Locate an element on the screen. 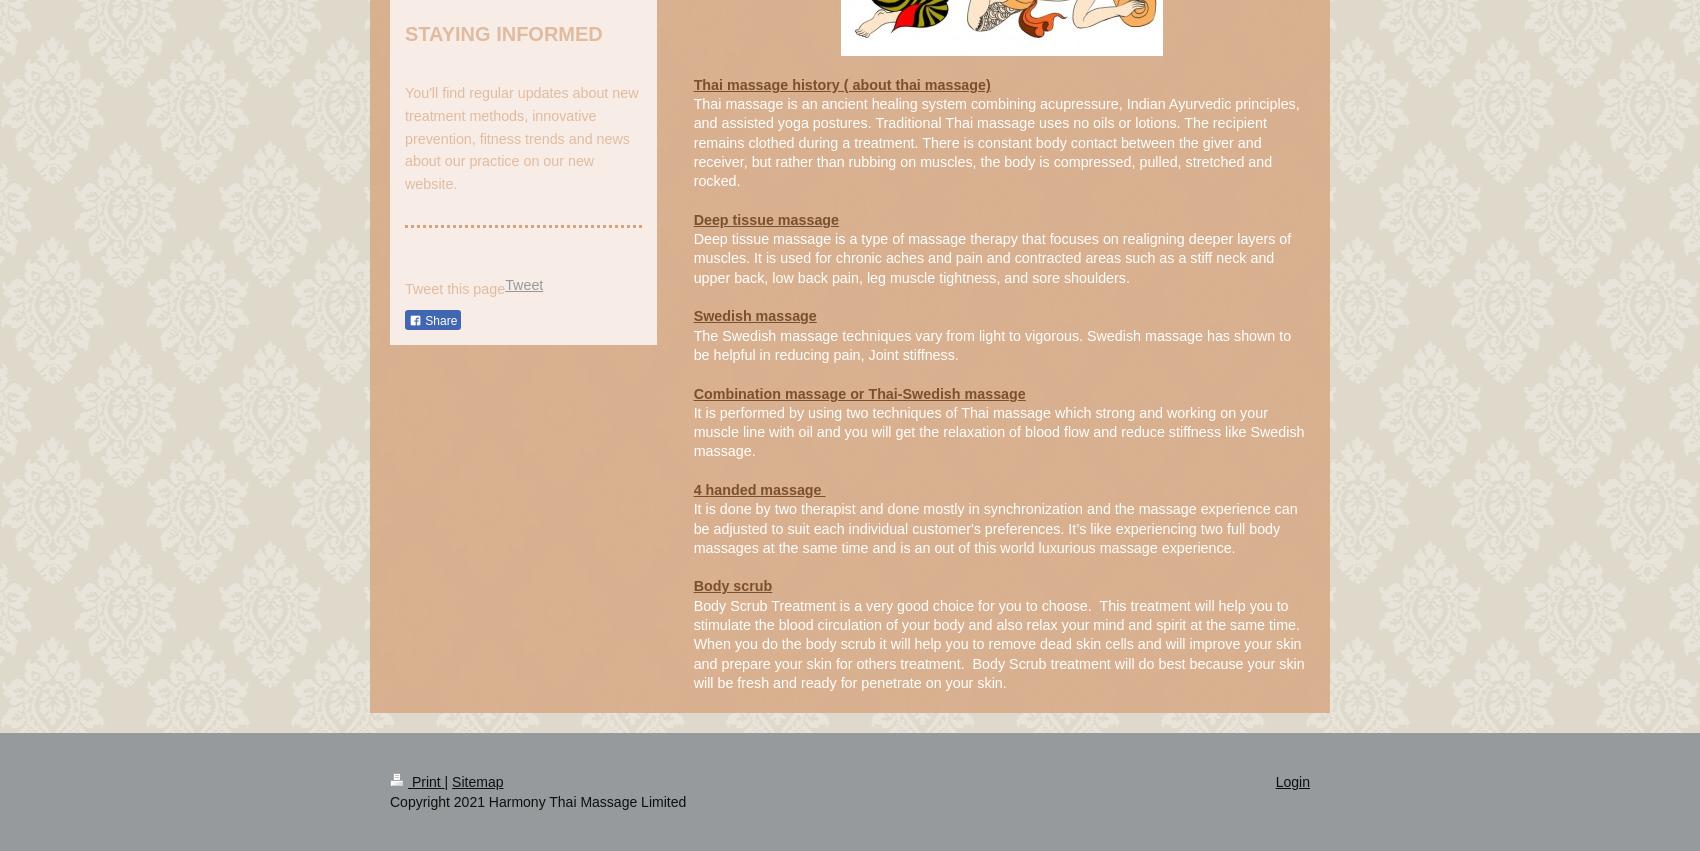 The image size is (1700, 851). 'Deep tissue massage' is located at coordinates (765, 218).